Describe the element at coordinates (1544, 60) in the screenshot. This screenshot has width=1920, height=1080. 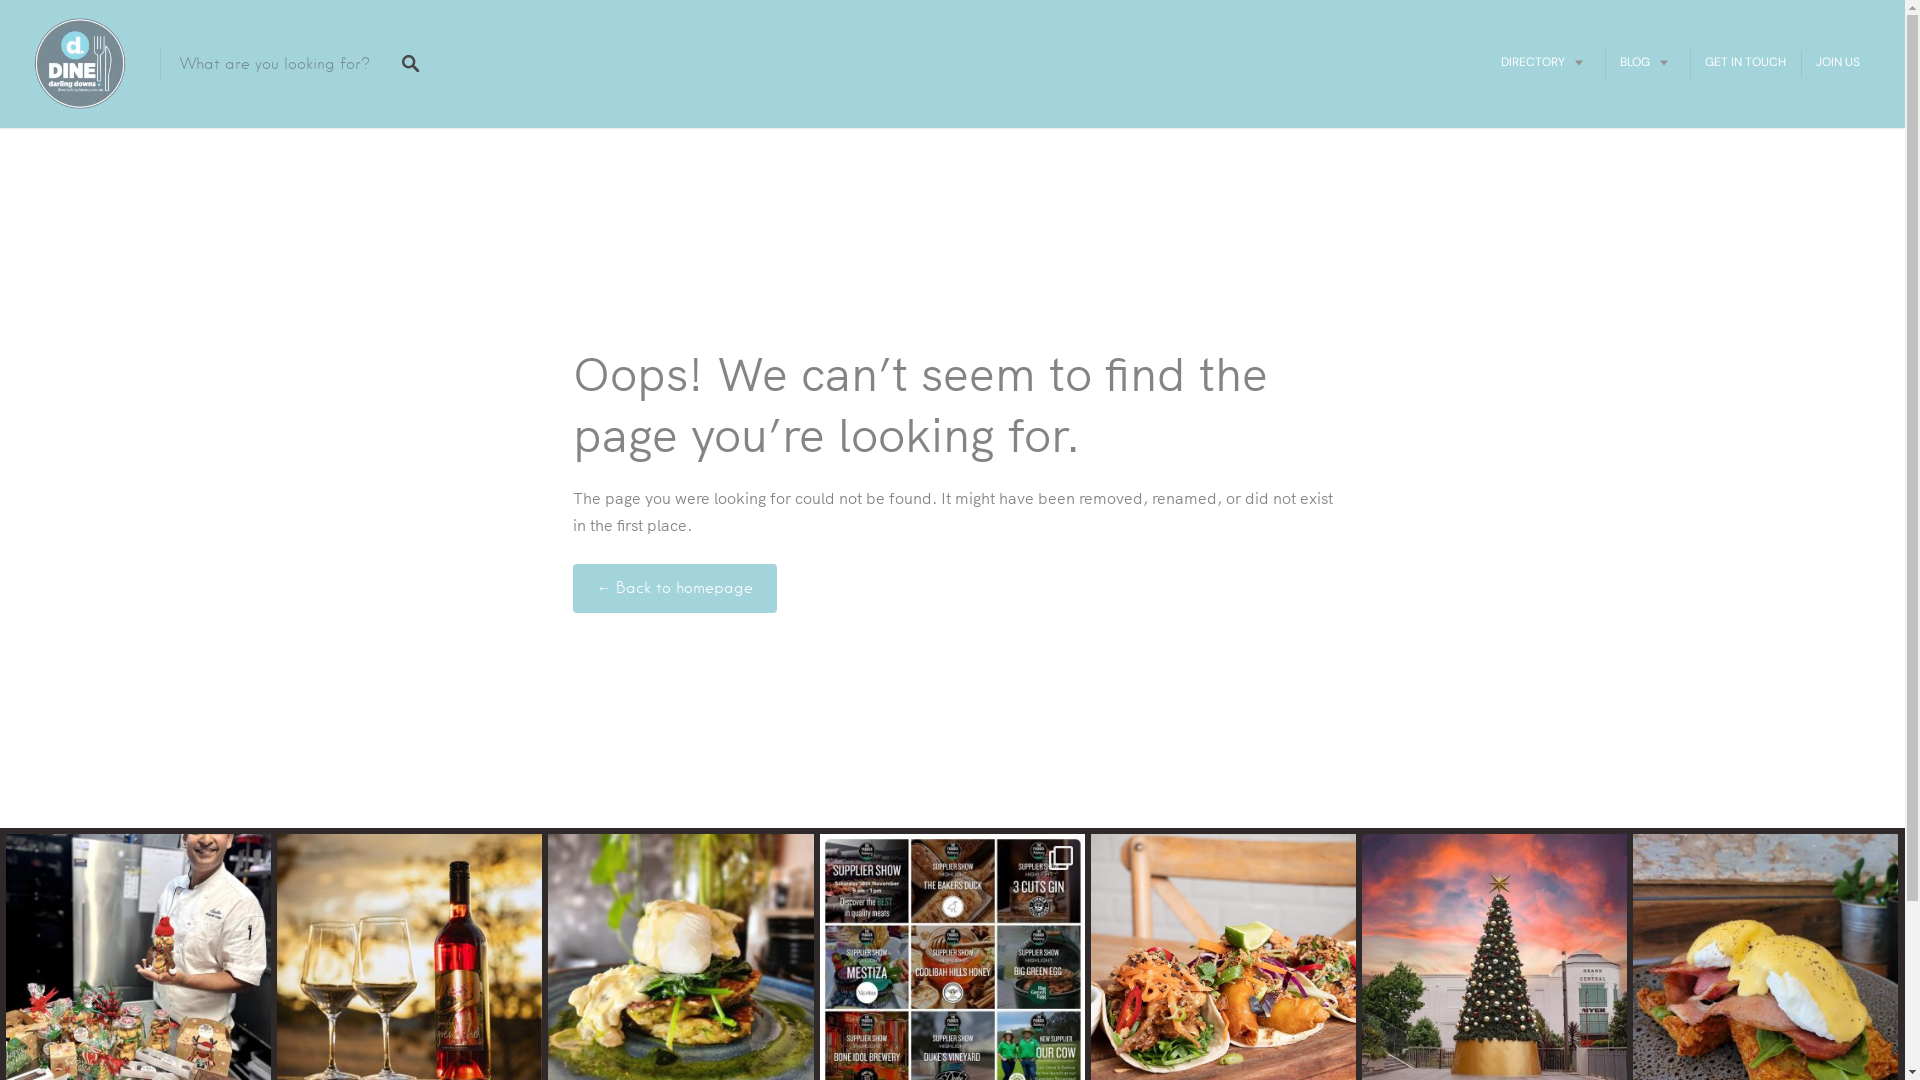
I see `'DIRECTORY'` at that location.